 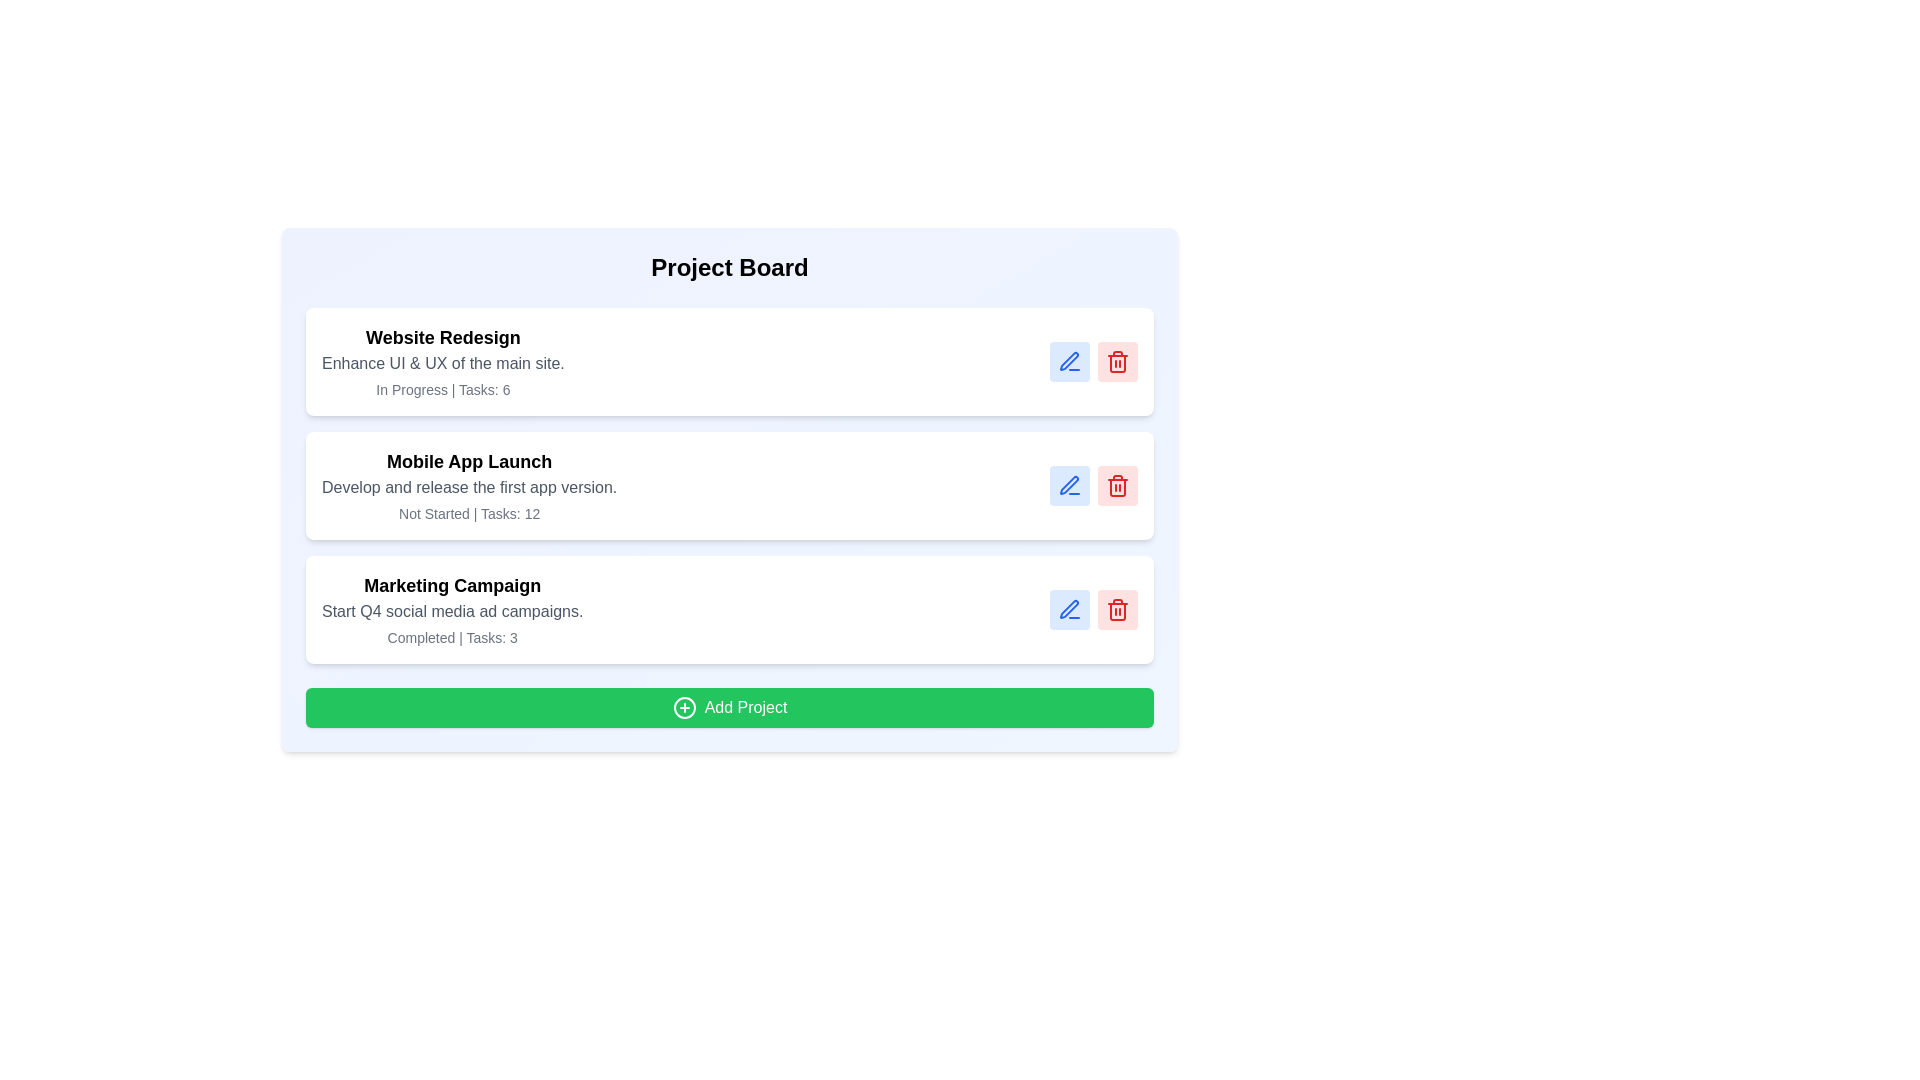 I want to click on the delete button for the project named Website Redesign, so click(x=1117, y=362).